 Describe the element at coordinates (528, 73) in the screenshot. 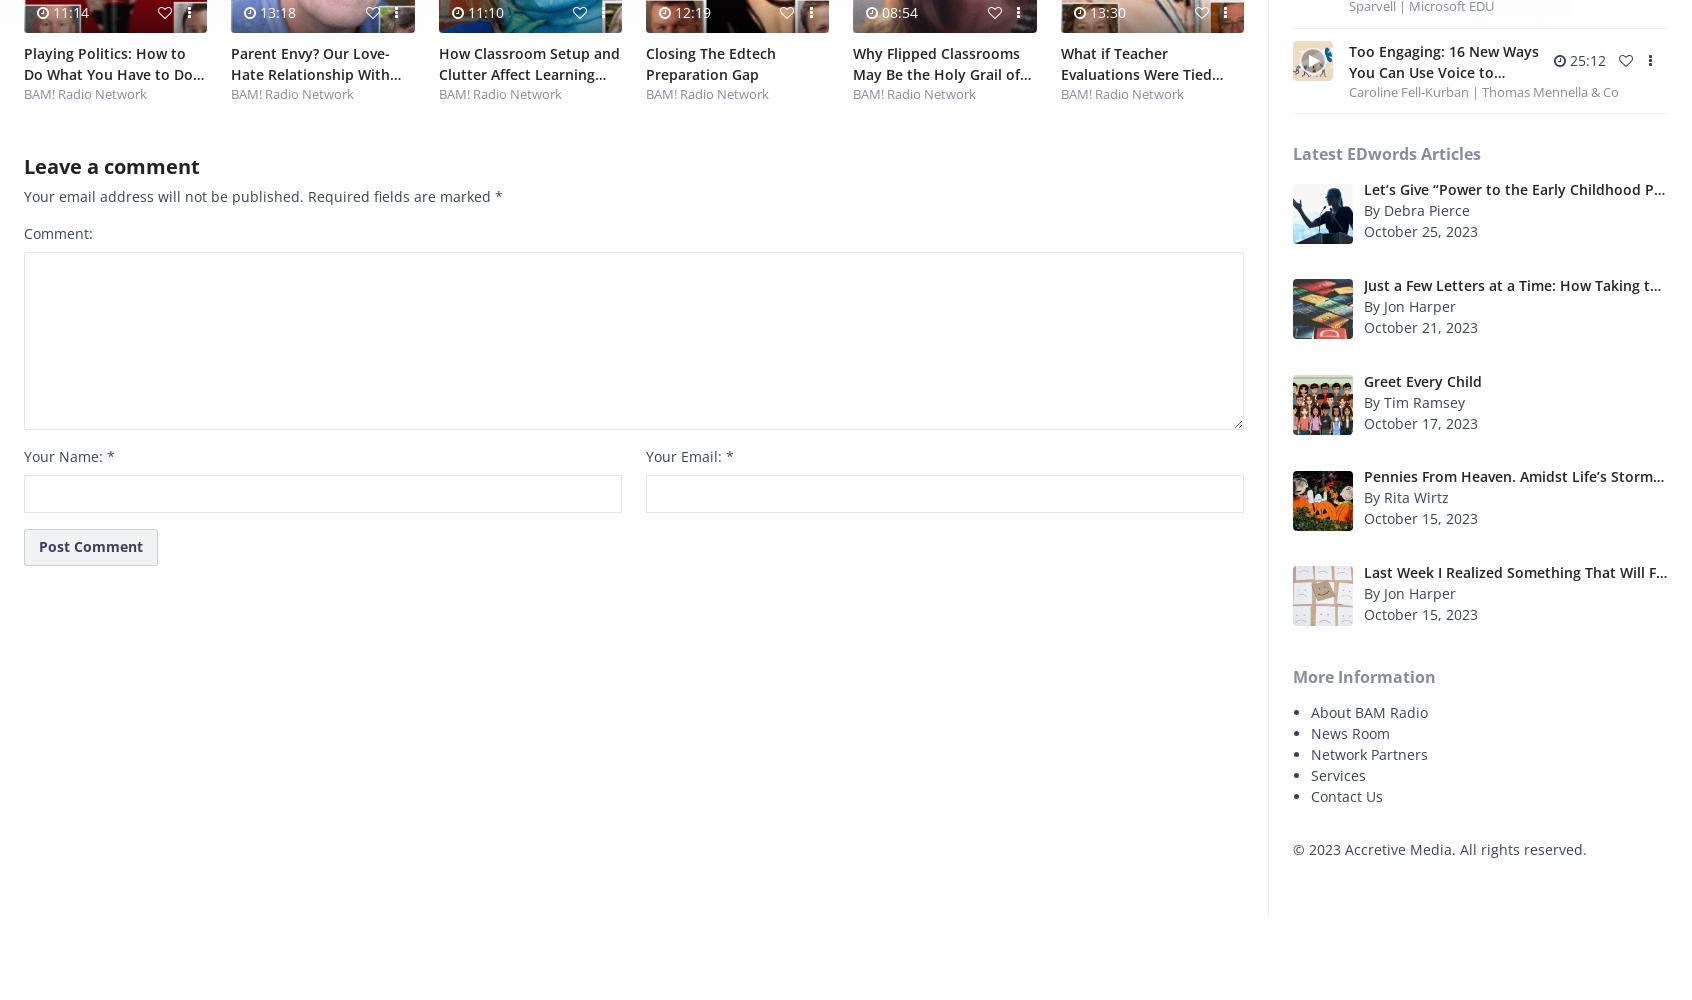

I see `'How Classroom Setup and Clutter Affect Learning and Behavior'` at that location.